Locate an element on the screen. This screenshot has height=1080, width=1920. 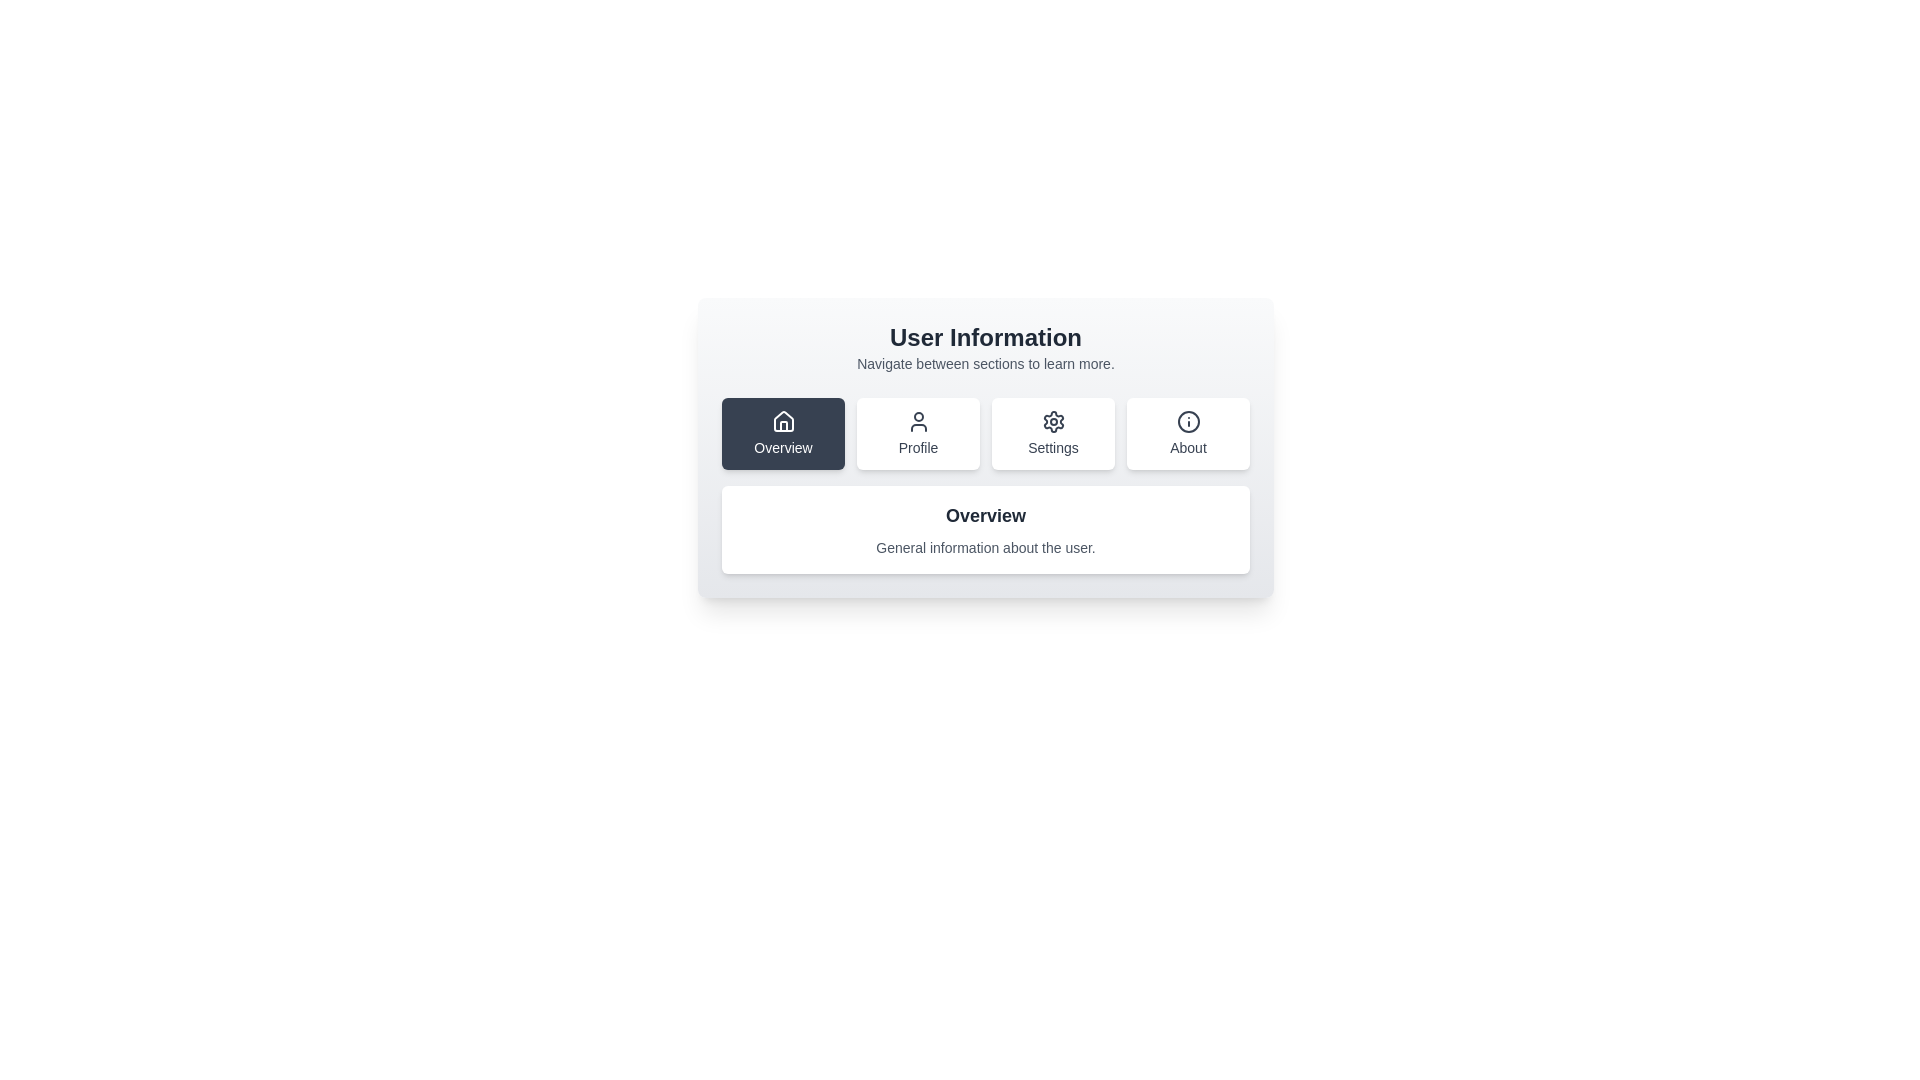
the circular icon with a hollow center and outer ring located in the 'About' section of the grid layout, which is positioned above the text label 'About' is located at coordinates (1188, 420).